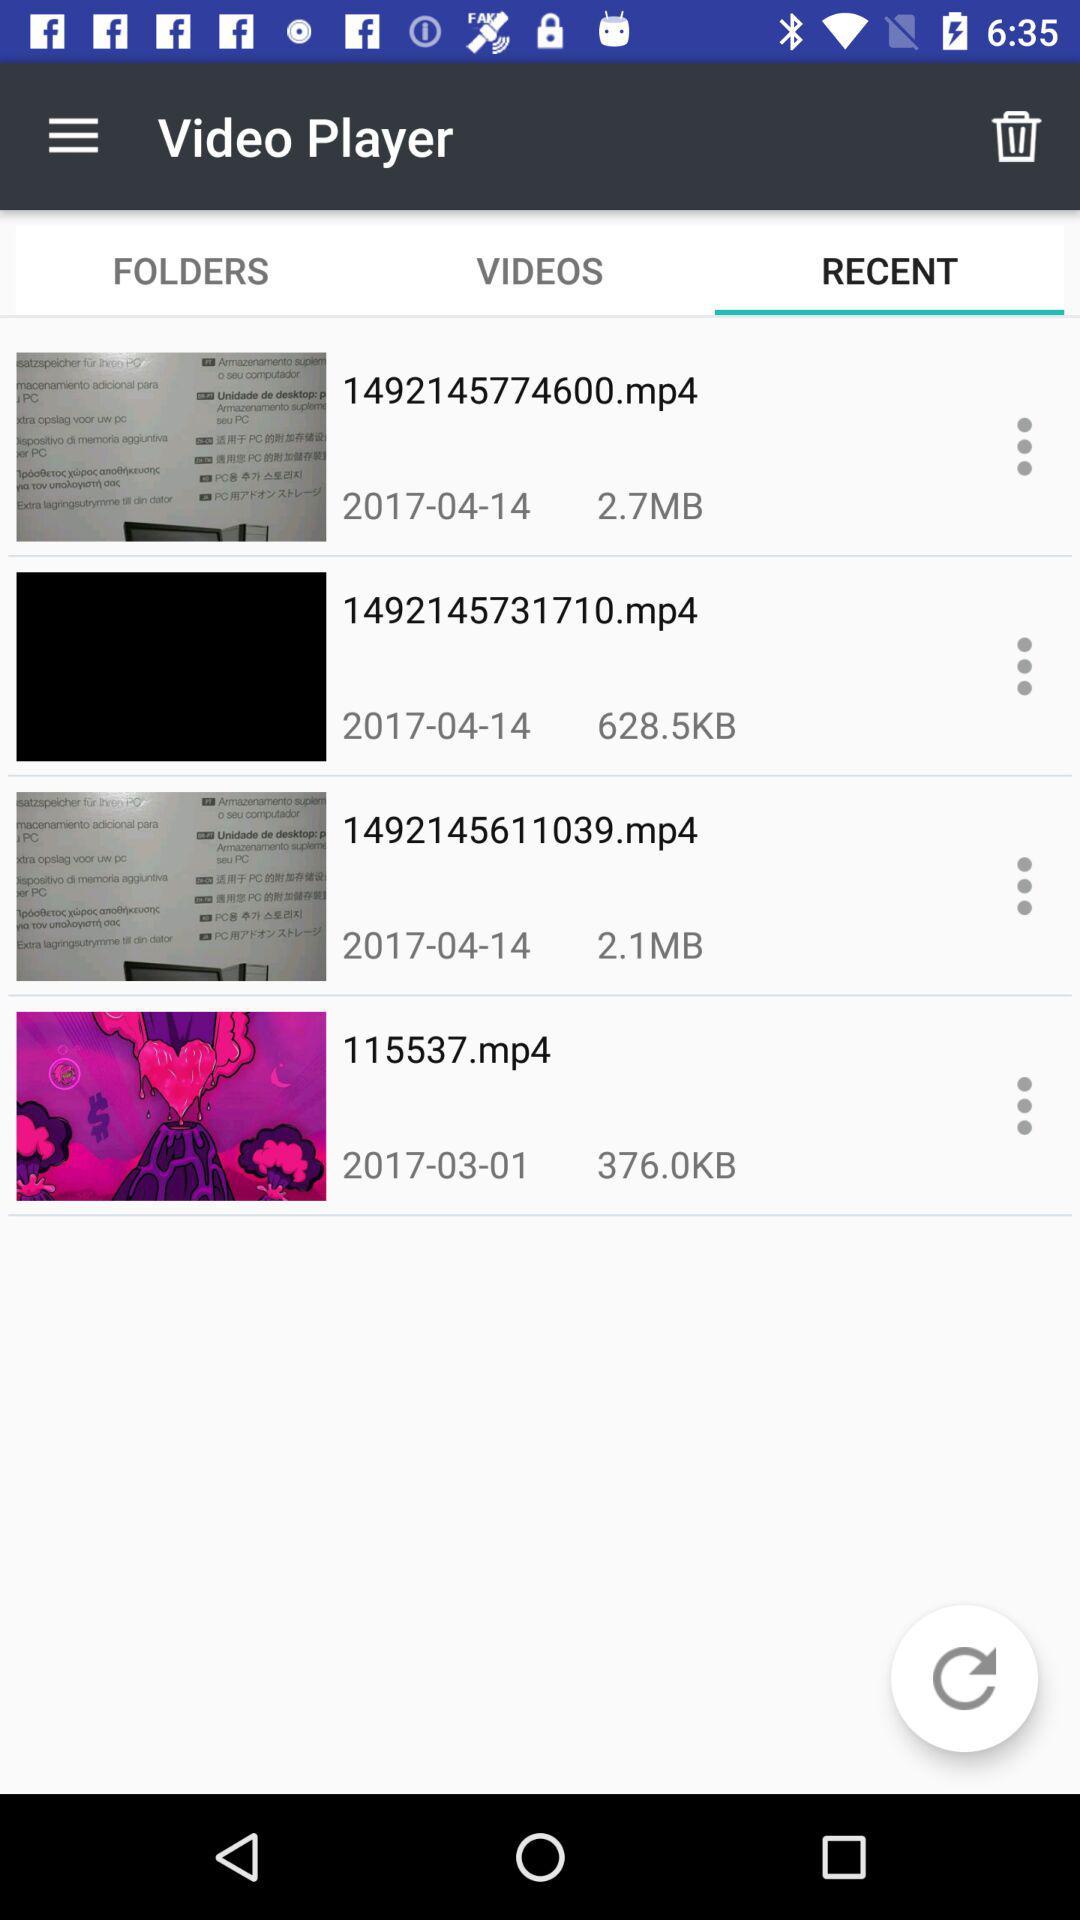 The image size is (1080, 1920). I want to click on the 376.0kb, so click(667, 1163).